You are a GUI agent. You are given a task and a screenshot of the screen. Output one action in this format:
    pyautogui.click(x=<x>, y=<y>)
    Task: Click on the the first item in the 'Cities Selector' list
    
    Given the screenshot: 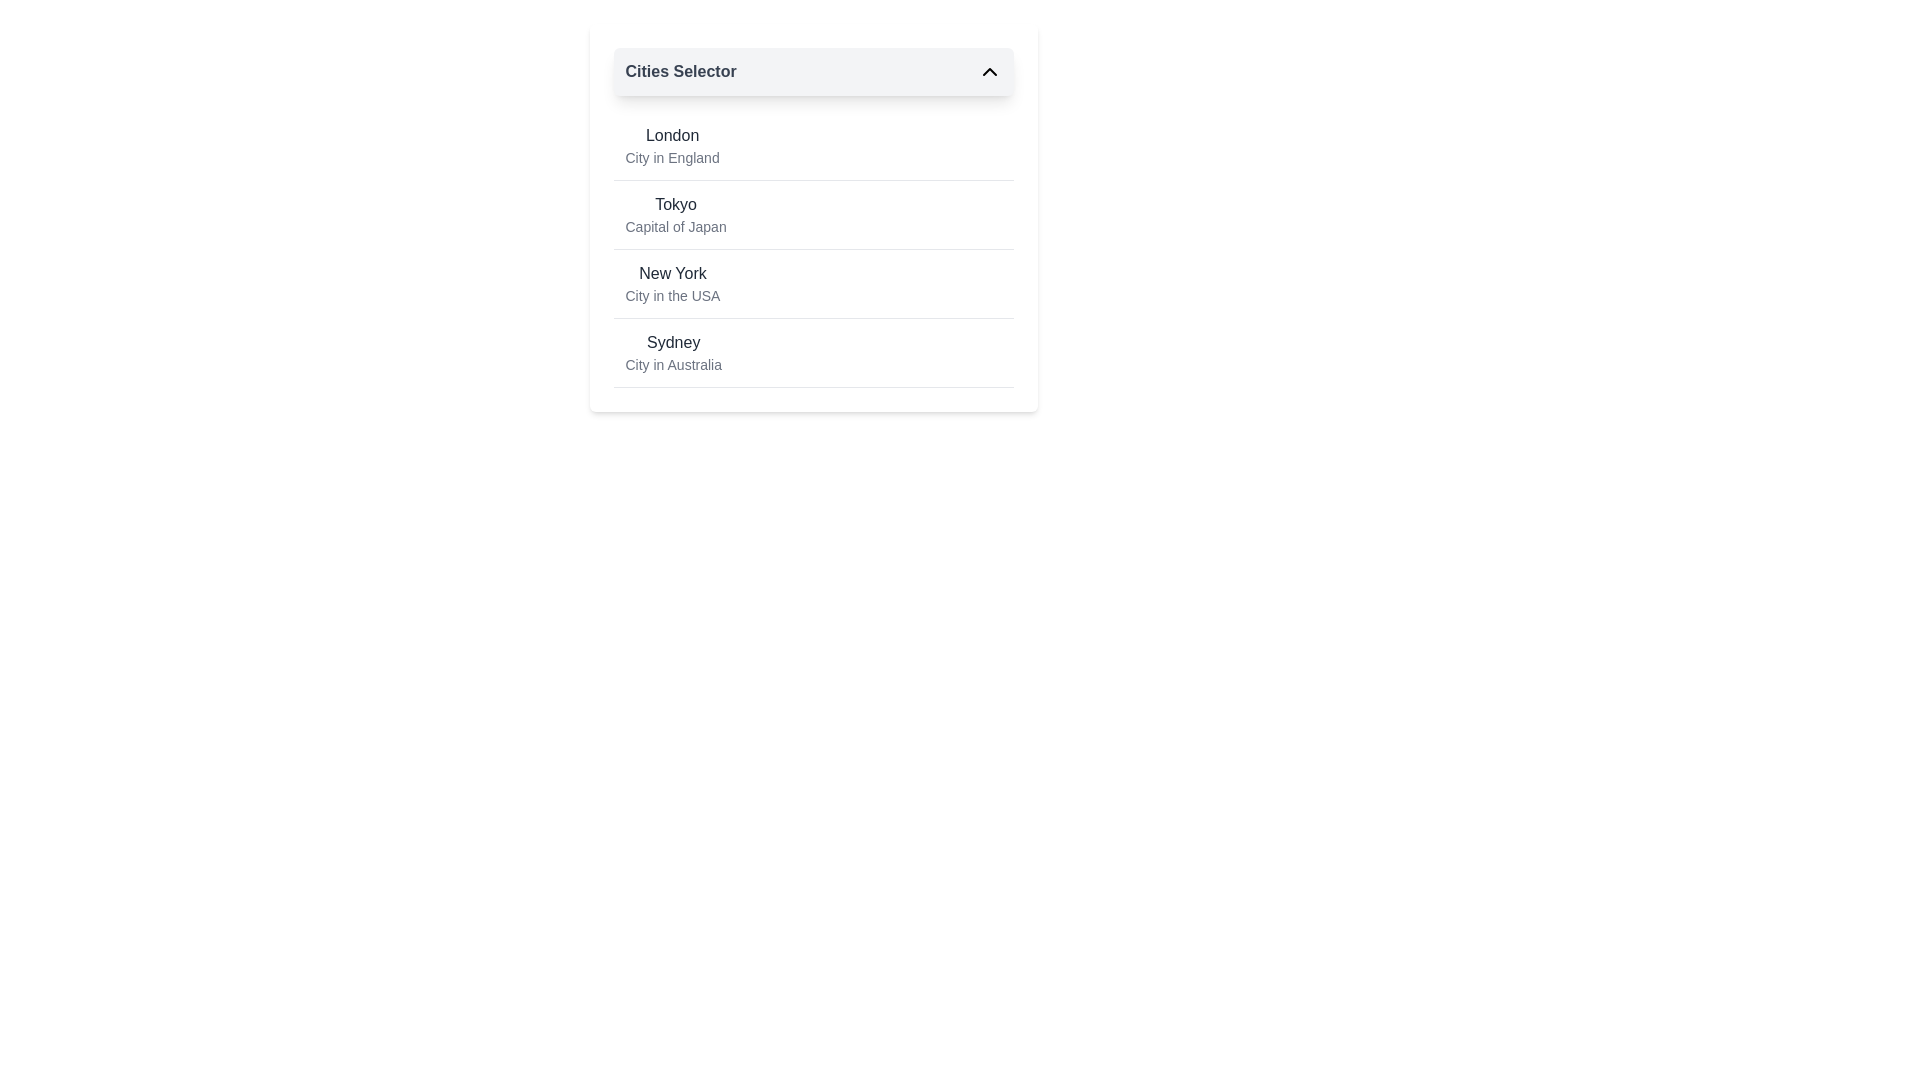 What is the action you would take?
    pyautogui.click(x=813, y=145)
    